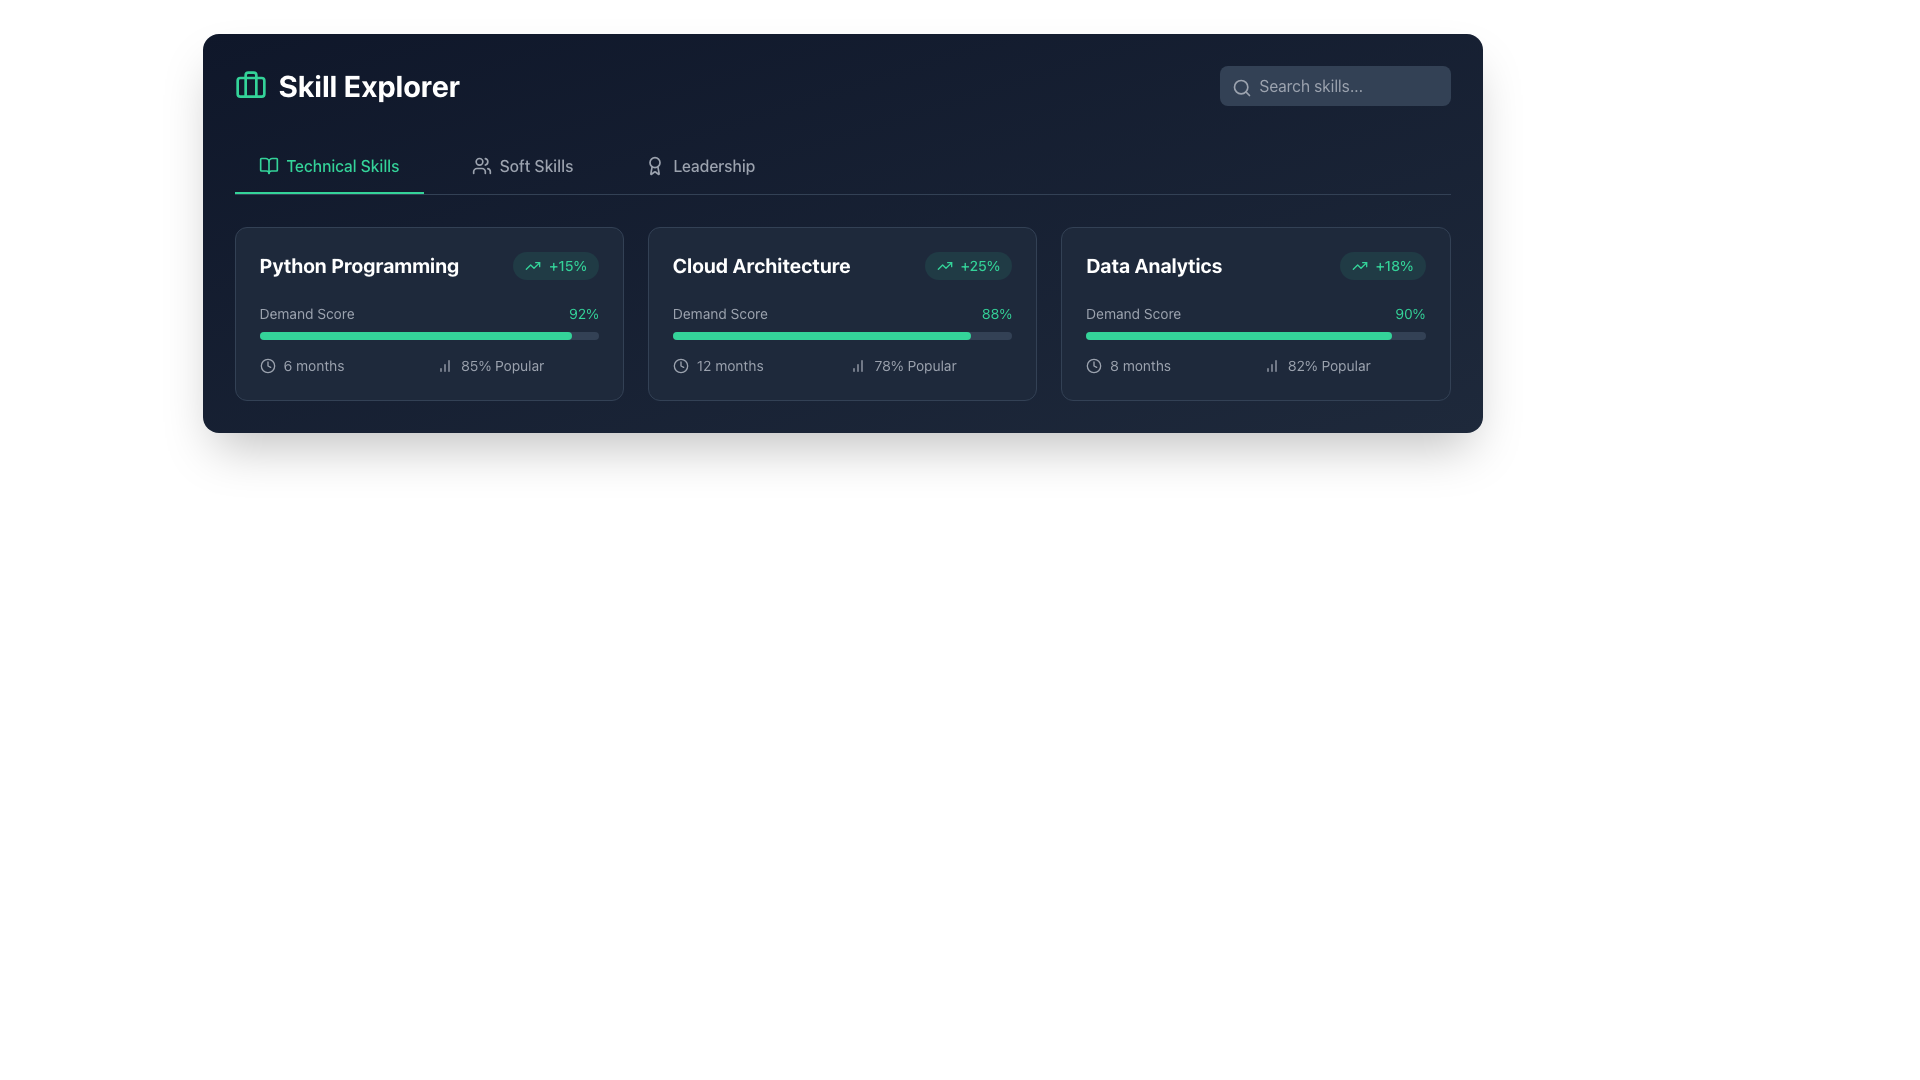  What do you see at coordinates (536, 164) in the screenshot?
I see `the 'Soft Skills' text label in the navigation menu` at bounding box center [536, 164].